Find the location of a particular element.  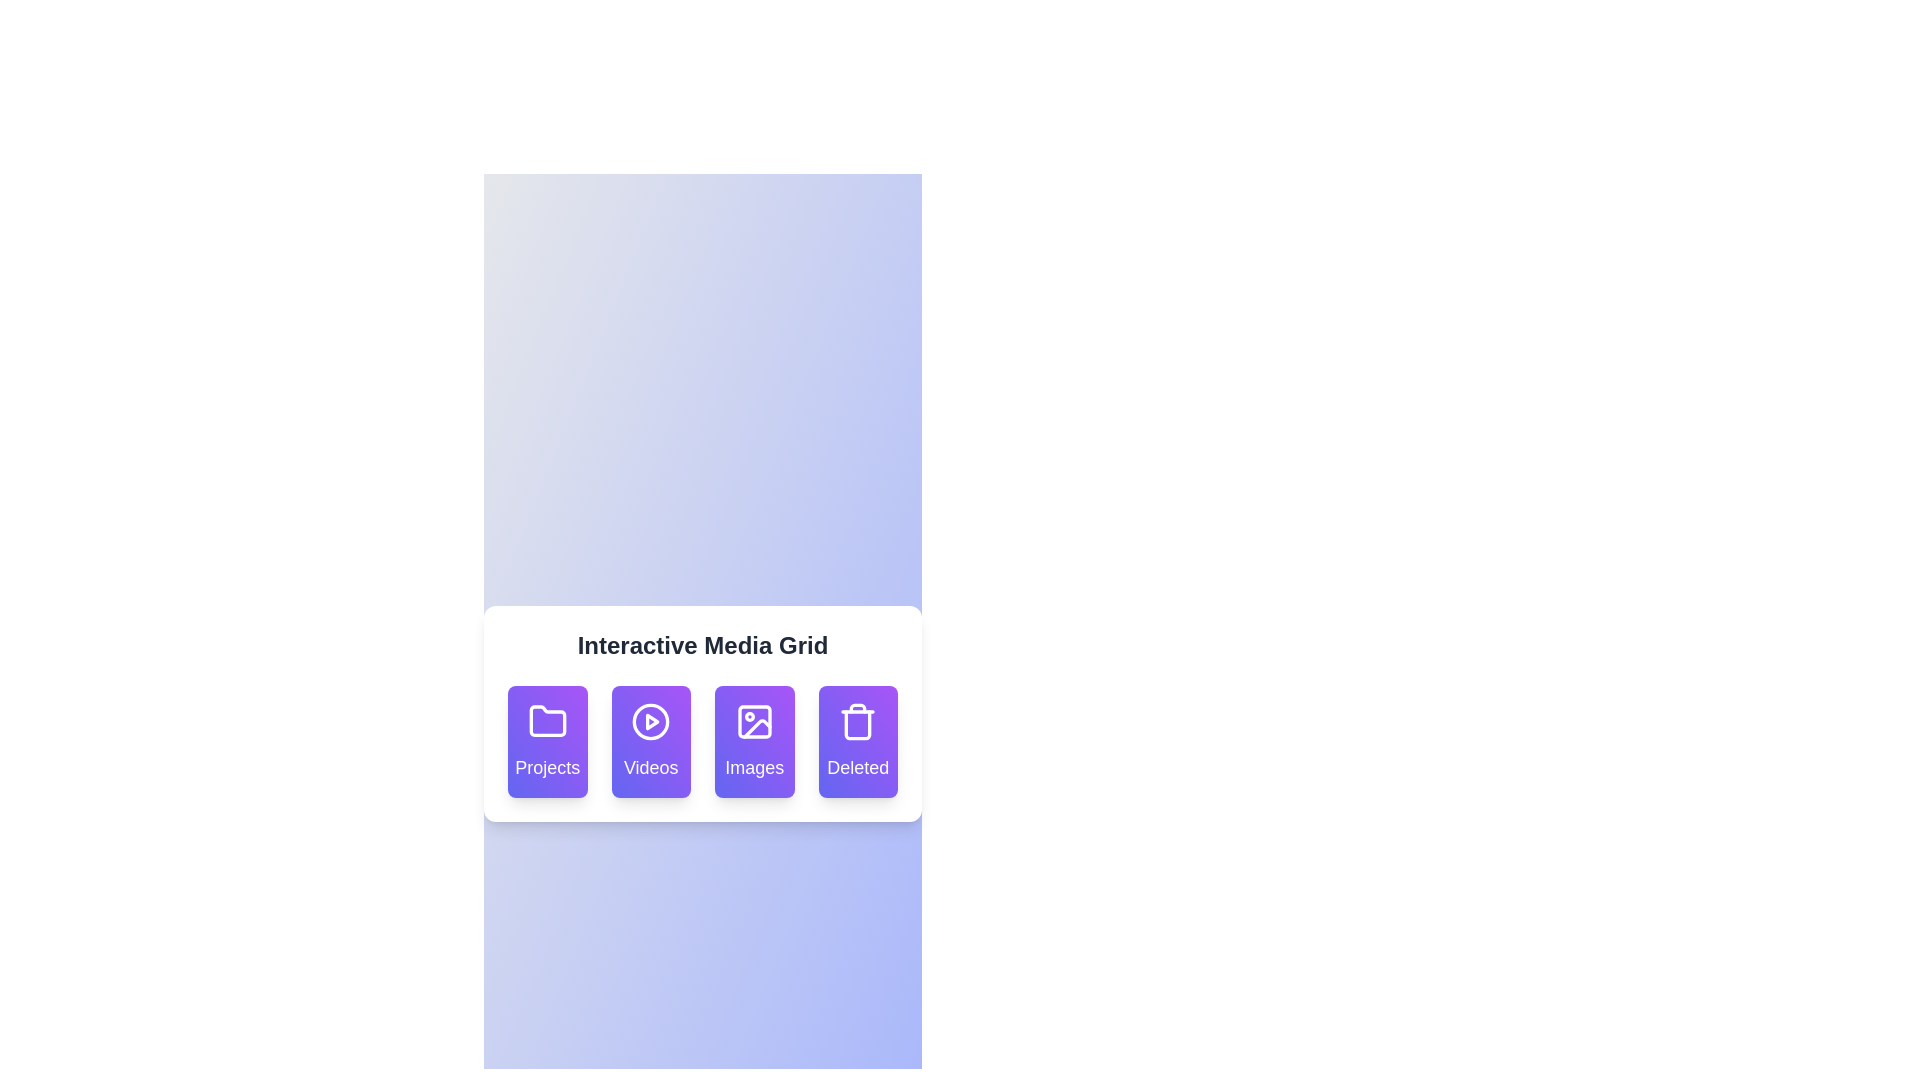

the rectangular button with rounded corners, featuring a gradient from indigo to purple and labeled 'Images', to trigger a tooltip or effect is located at coordinates (753, 741).